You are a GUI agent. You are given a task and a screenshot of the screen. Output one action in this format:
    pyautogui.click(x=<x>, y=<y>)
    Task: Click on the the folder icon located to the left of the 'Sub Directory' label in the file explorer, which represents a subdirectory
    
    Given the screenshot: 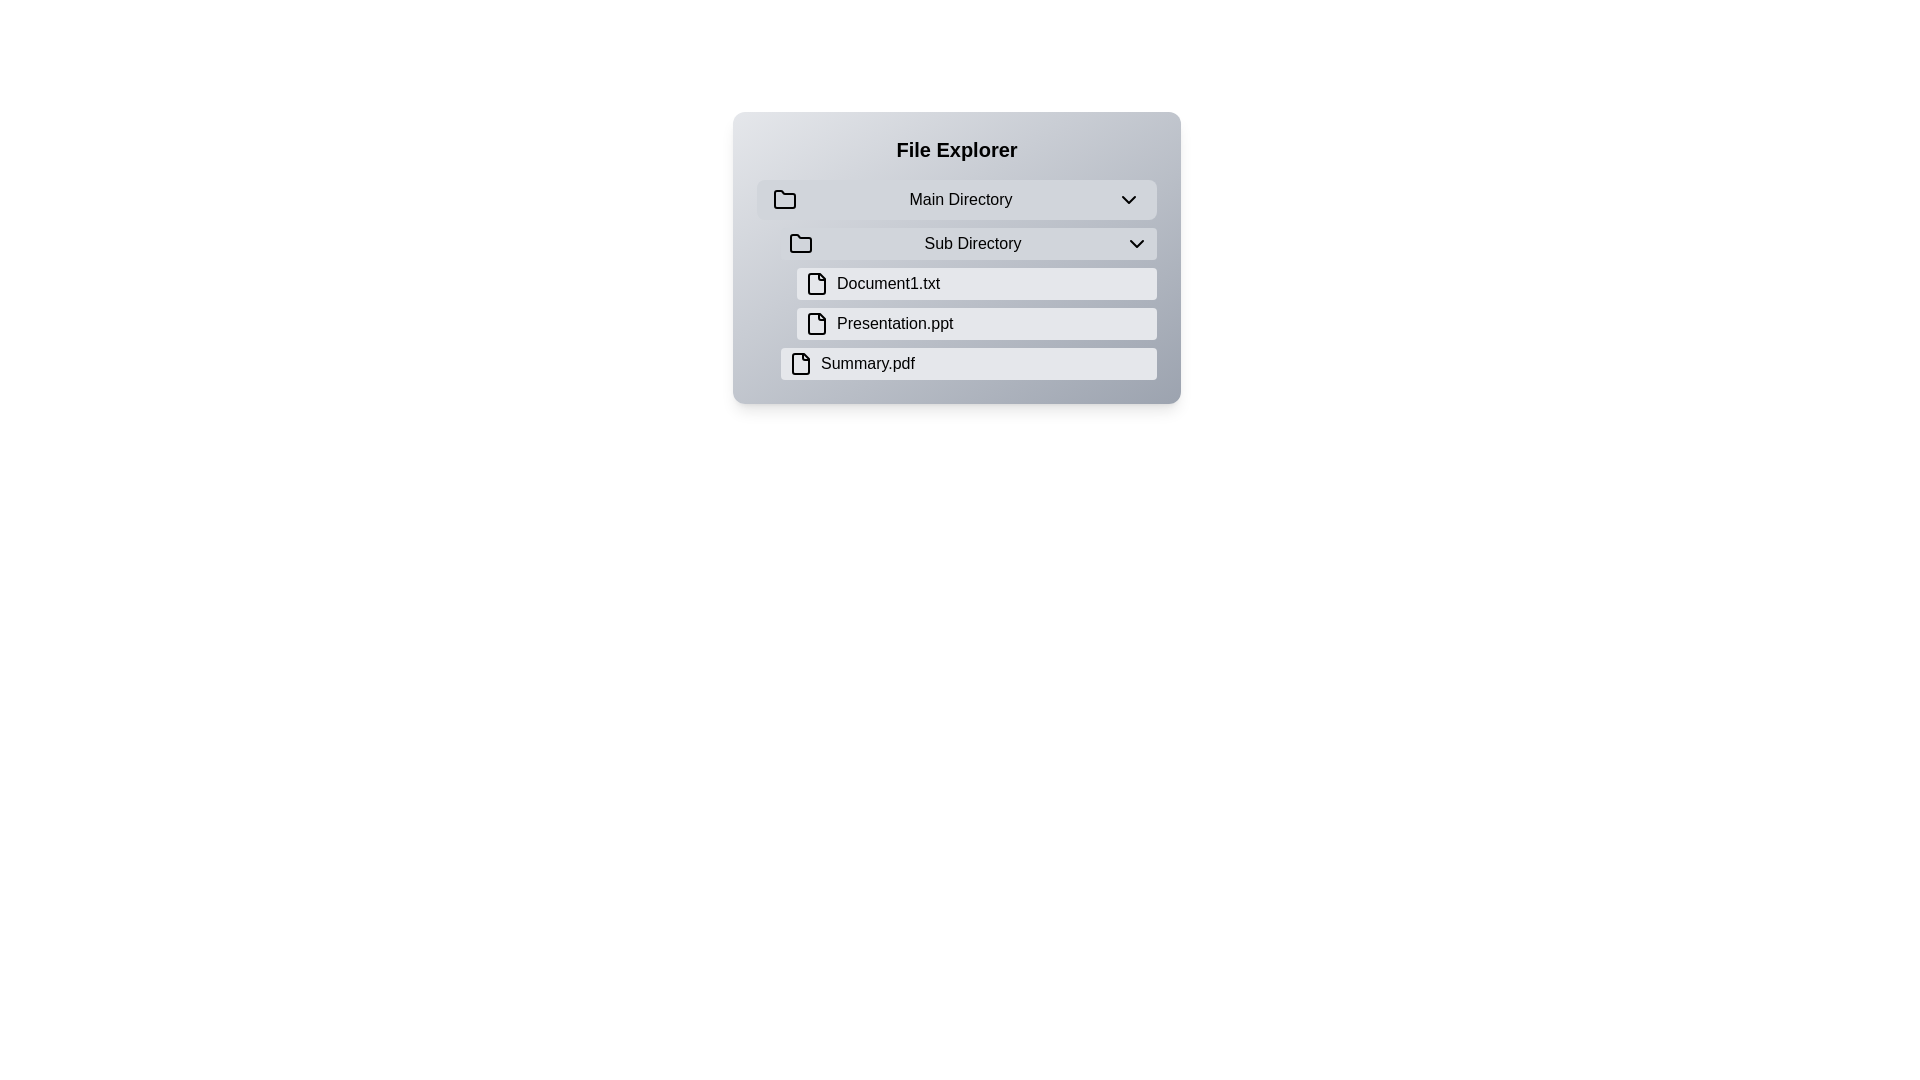 What is the action you would take?
    pyautogui.click(x=801, y=242)
    